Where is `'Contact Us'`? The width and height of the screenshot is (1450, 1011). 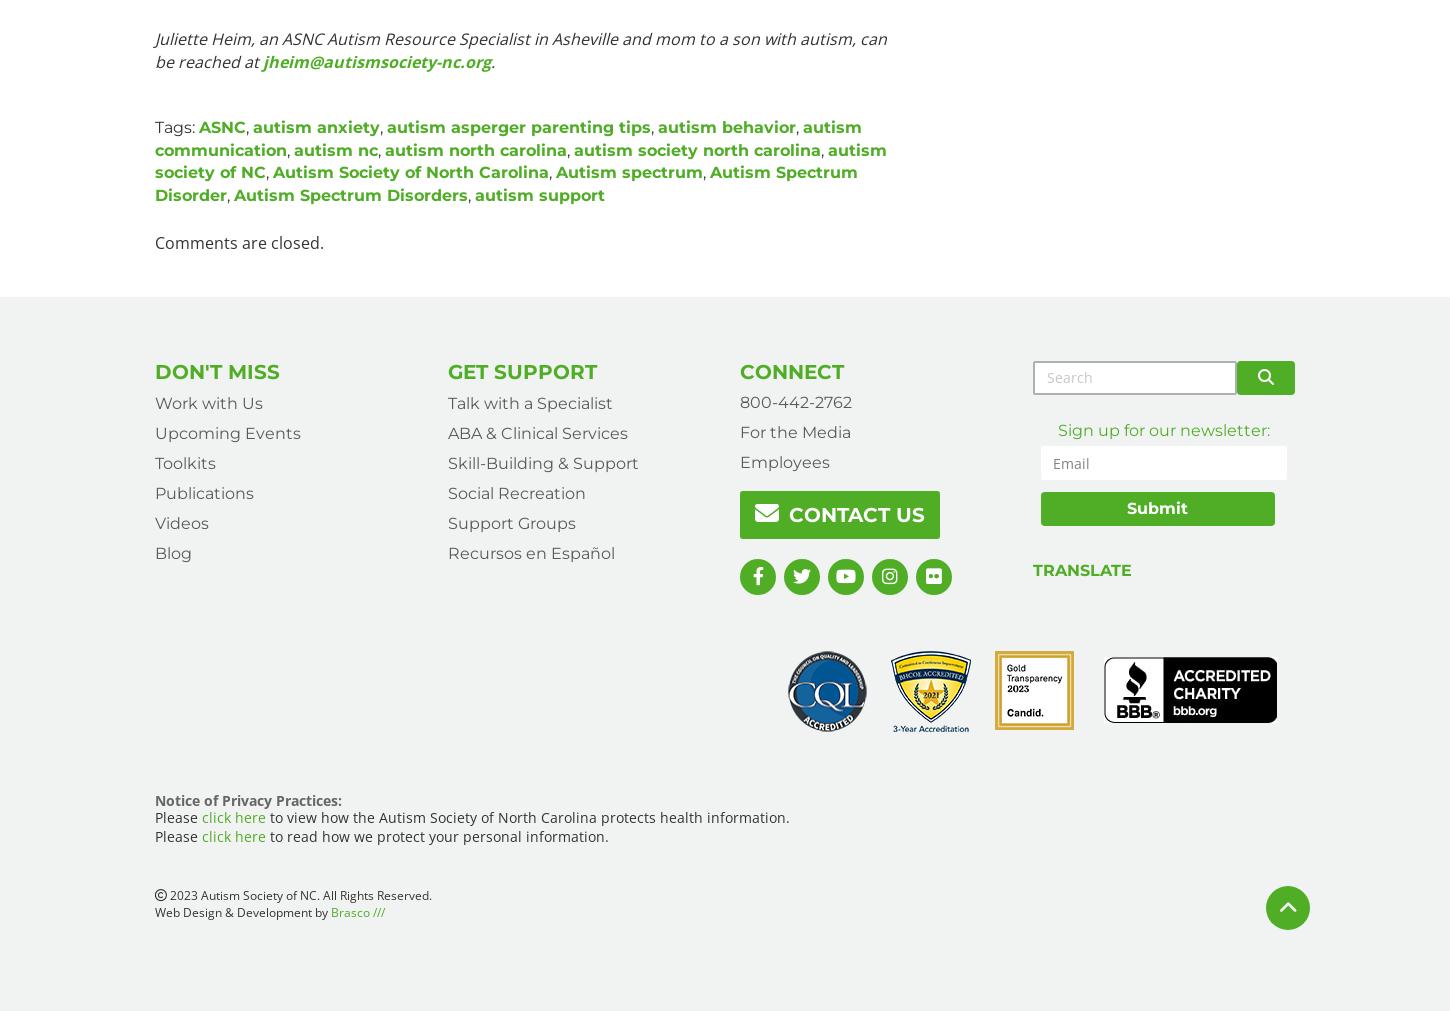 'Contact Us' is located at coordinates (783, 513).